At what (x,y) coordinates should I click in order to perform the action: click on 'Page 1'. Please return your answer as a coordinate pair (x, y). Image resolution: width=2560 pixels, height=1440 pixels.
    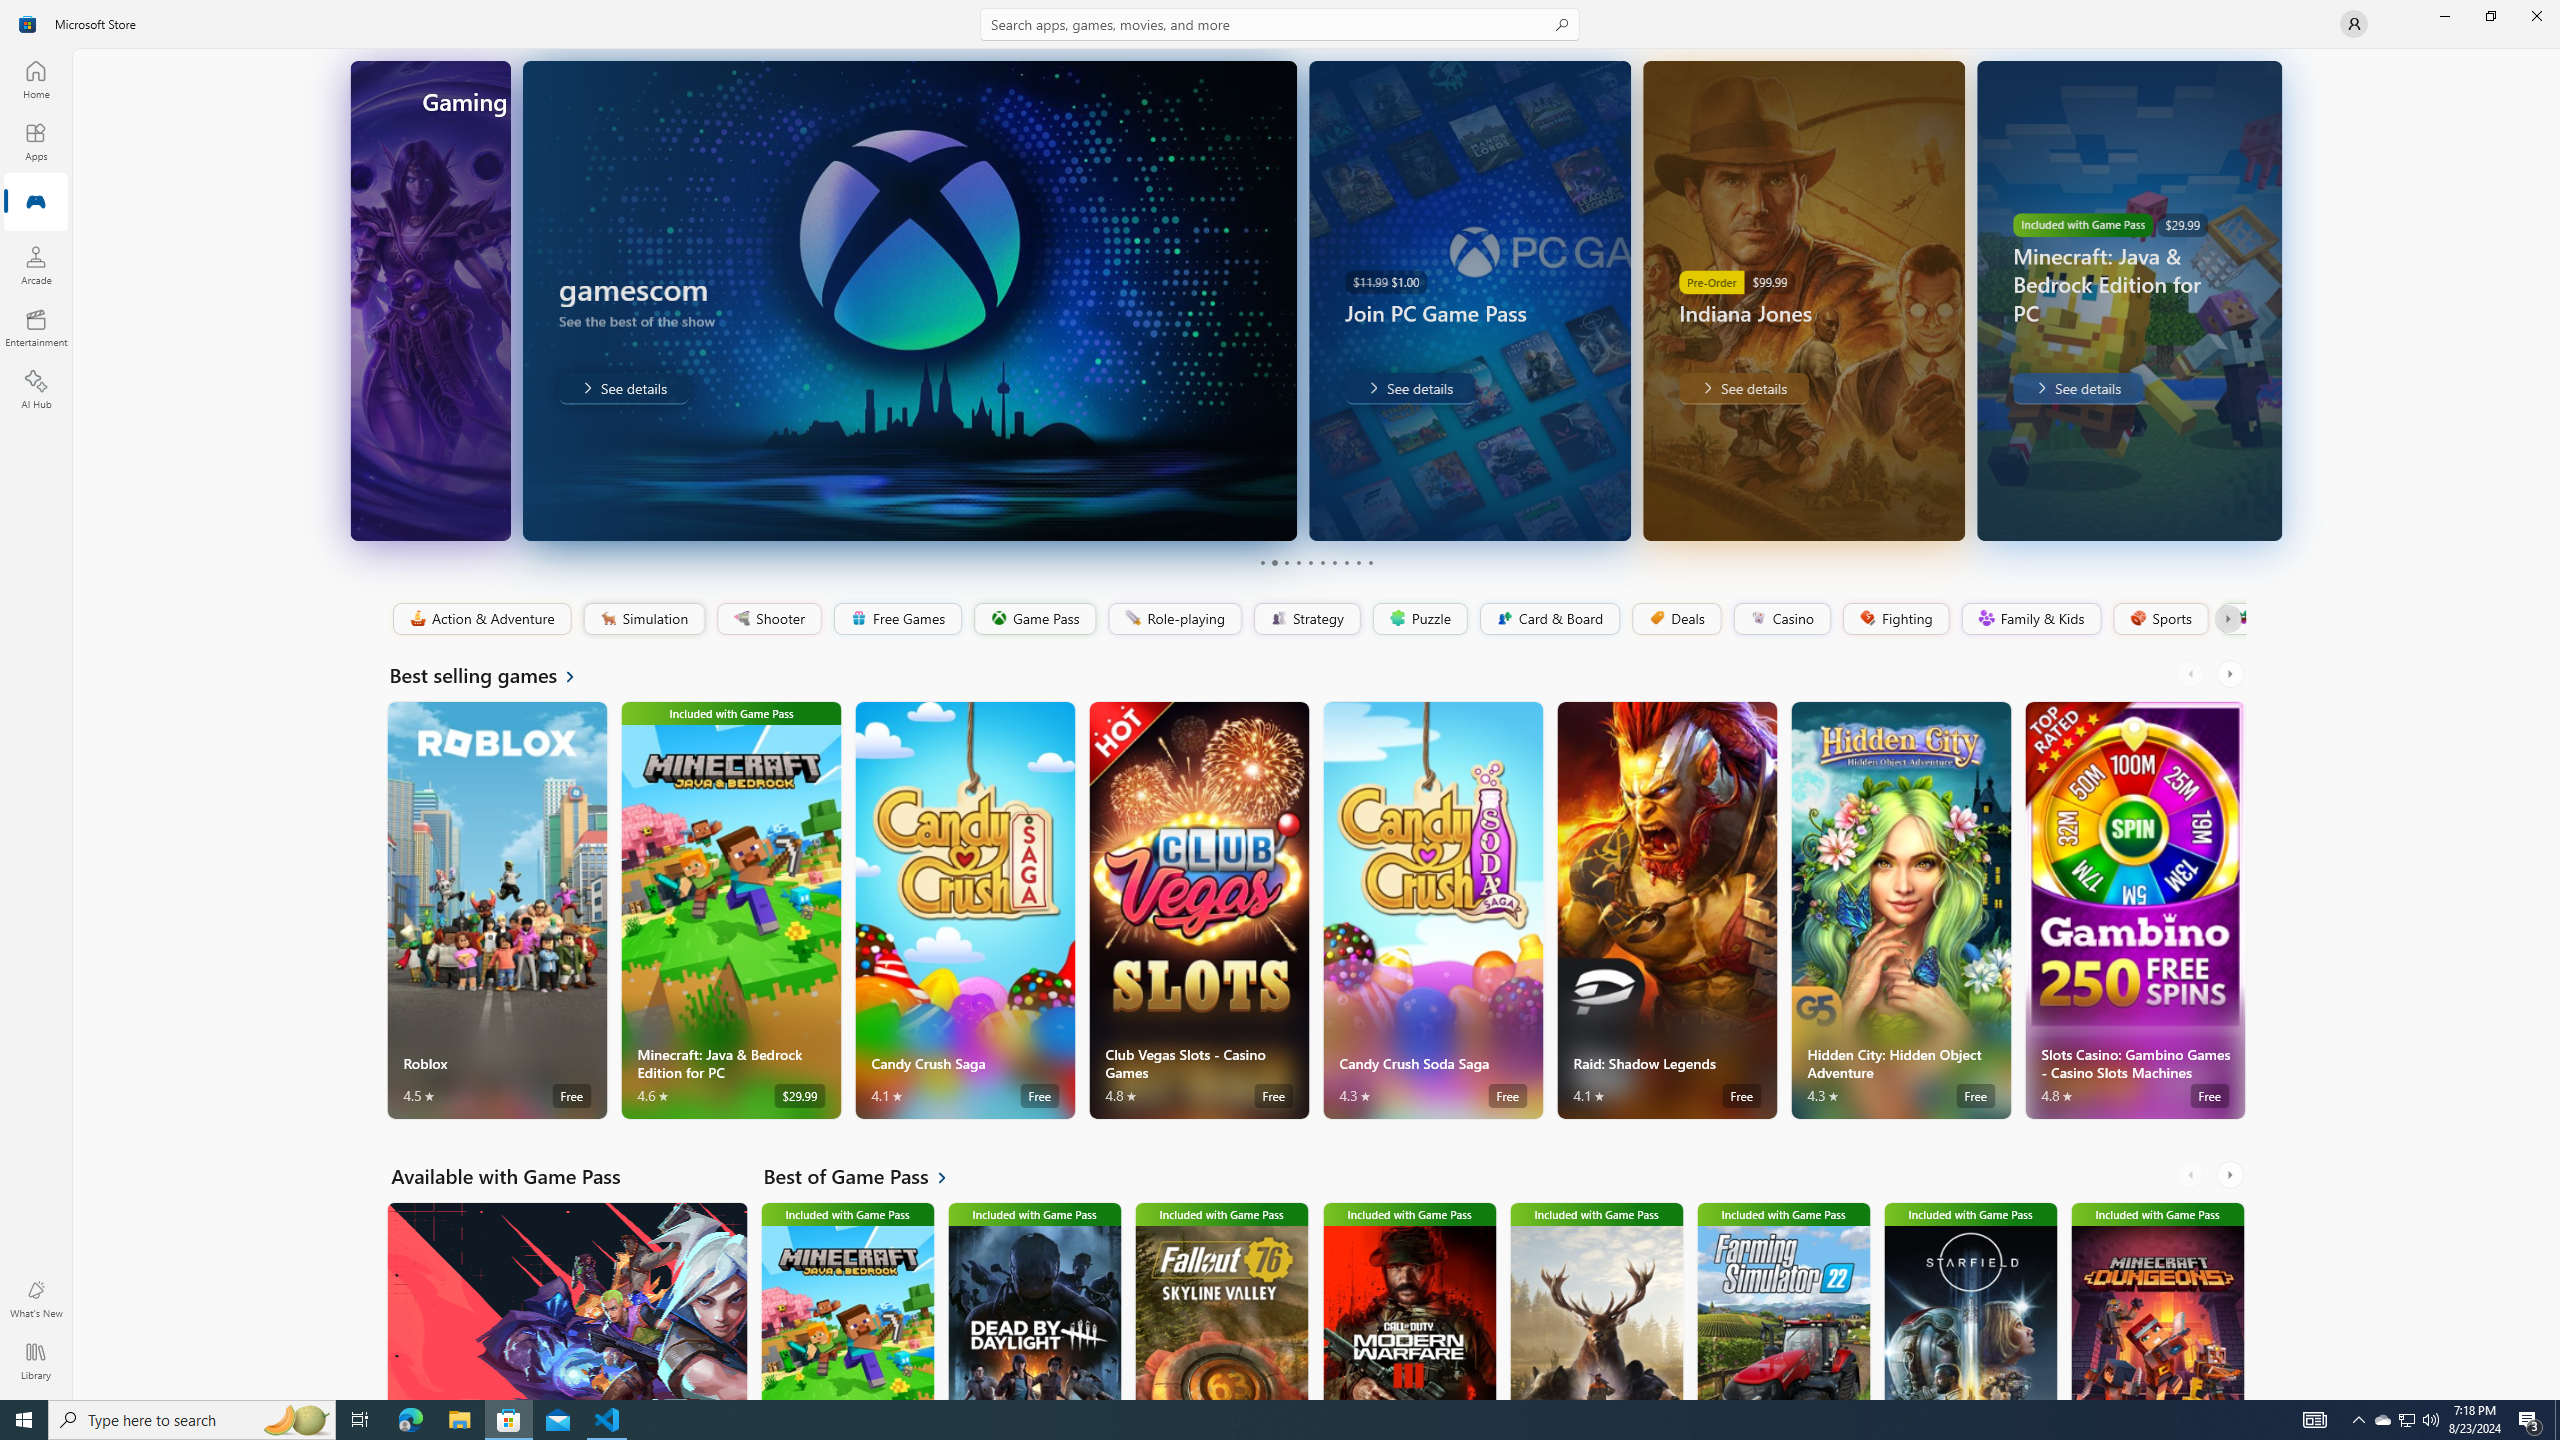
    Looking at the image, I should click on (1261, 562).